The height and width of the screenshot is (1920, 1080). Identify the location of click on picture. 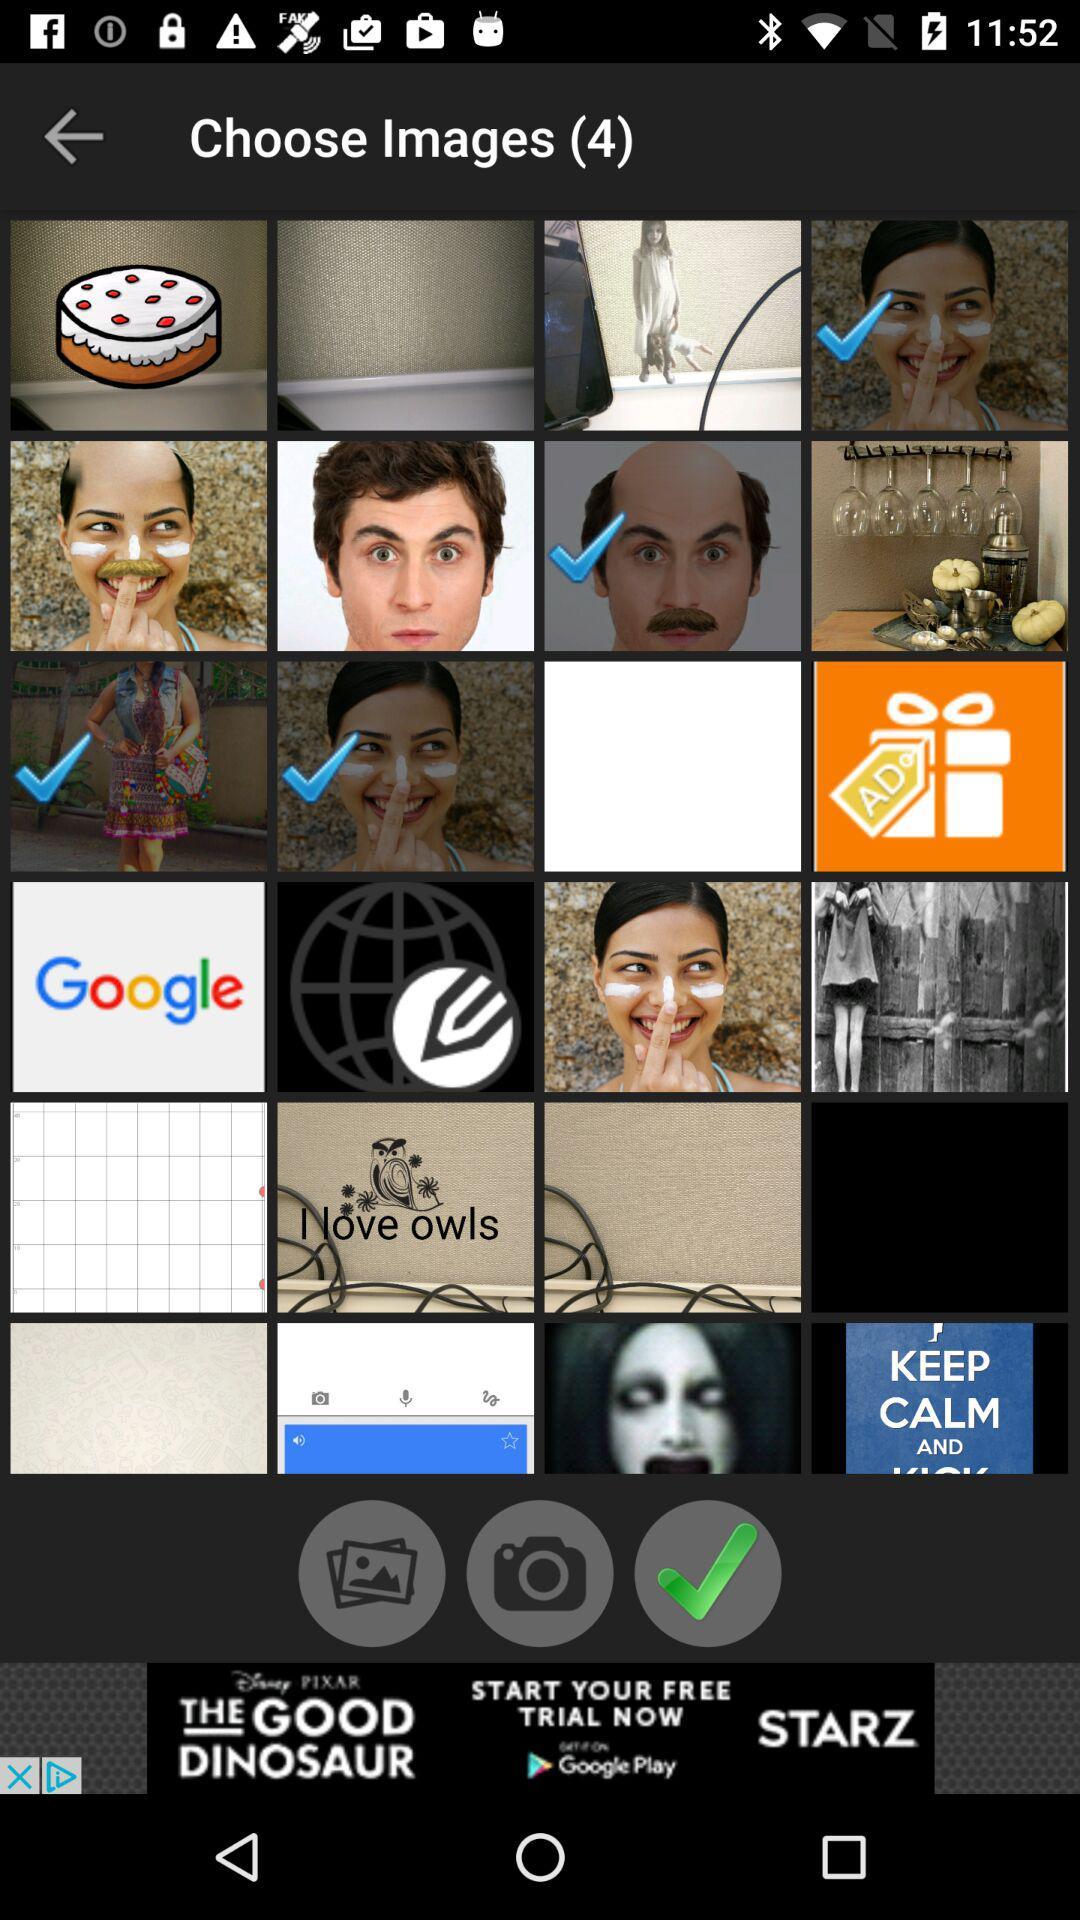
(939, 1402).